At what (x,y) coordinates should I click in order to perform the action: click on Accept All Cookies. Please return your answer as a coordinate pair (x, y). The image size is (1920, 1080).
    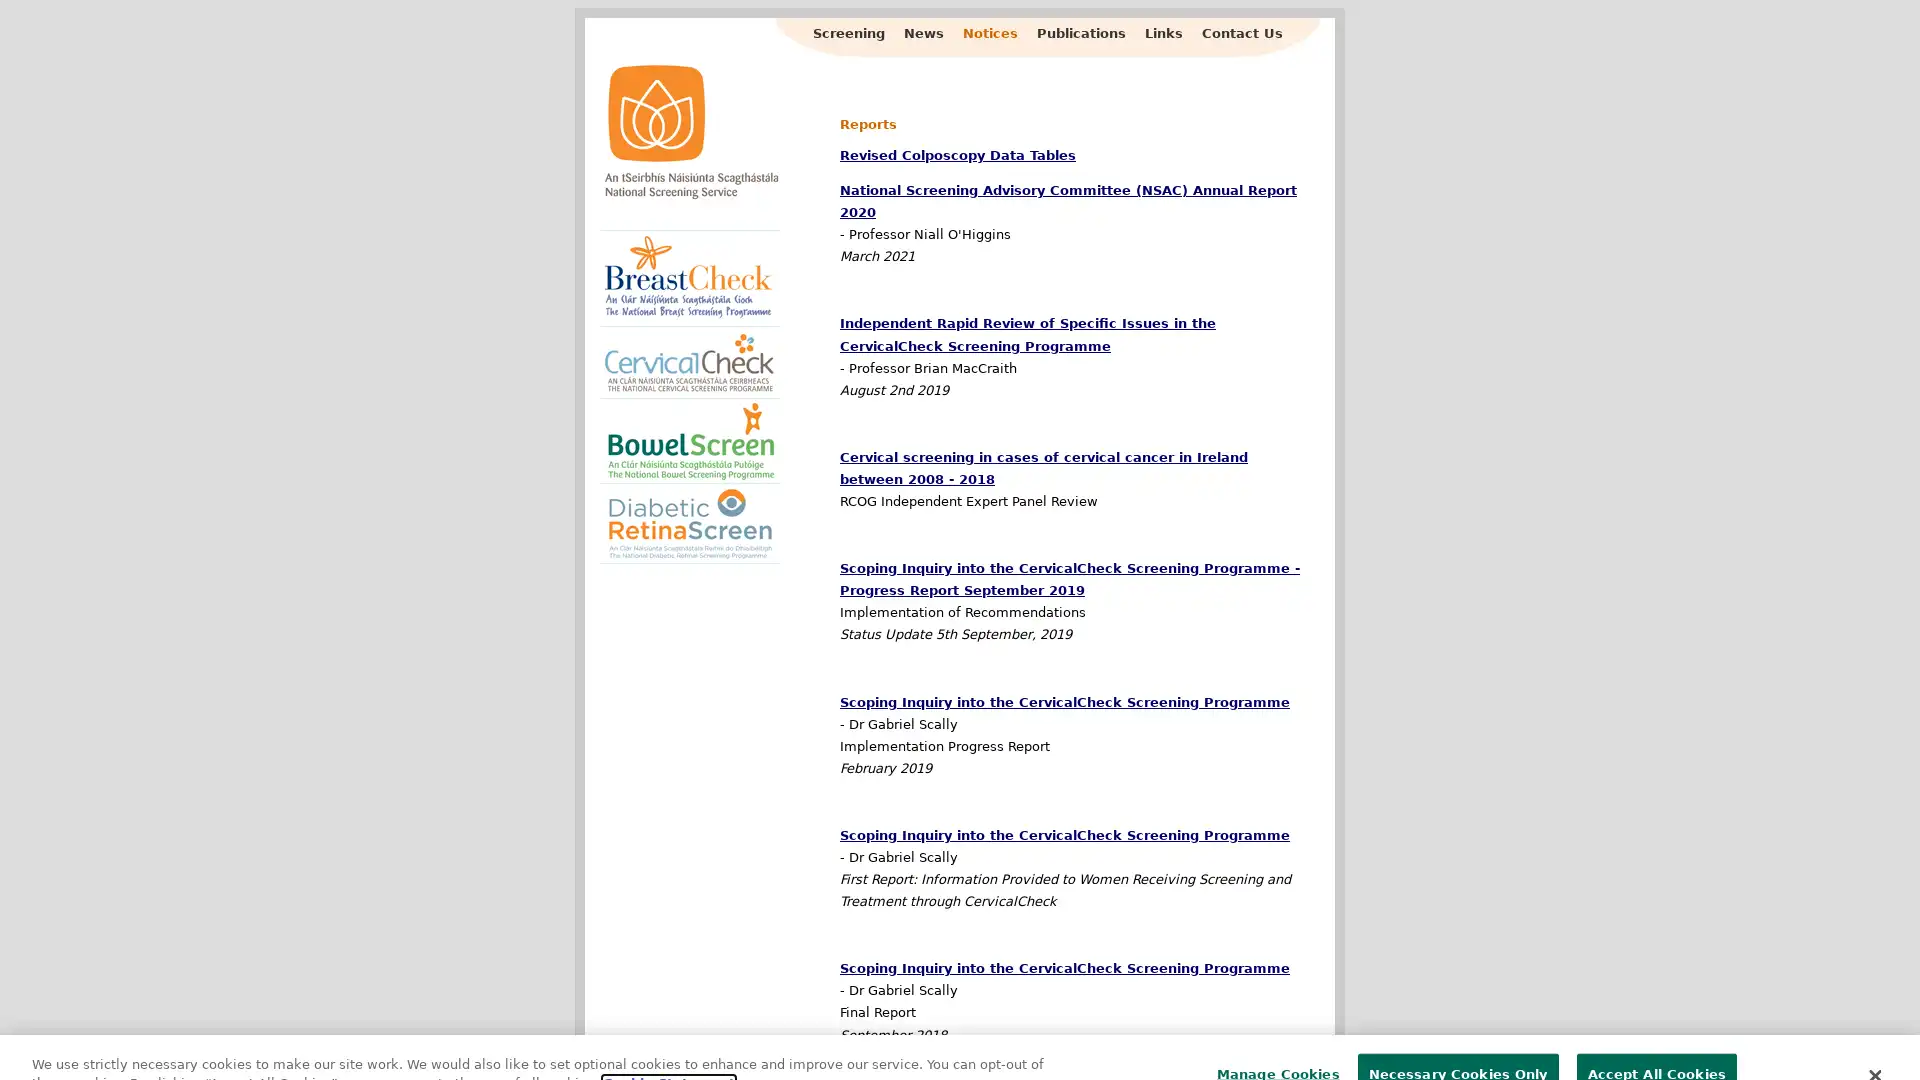
    Looking at the image, I should click on (1656, 1036).